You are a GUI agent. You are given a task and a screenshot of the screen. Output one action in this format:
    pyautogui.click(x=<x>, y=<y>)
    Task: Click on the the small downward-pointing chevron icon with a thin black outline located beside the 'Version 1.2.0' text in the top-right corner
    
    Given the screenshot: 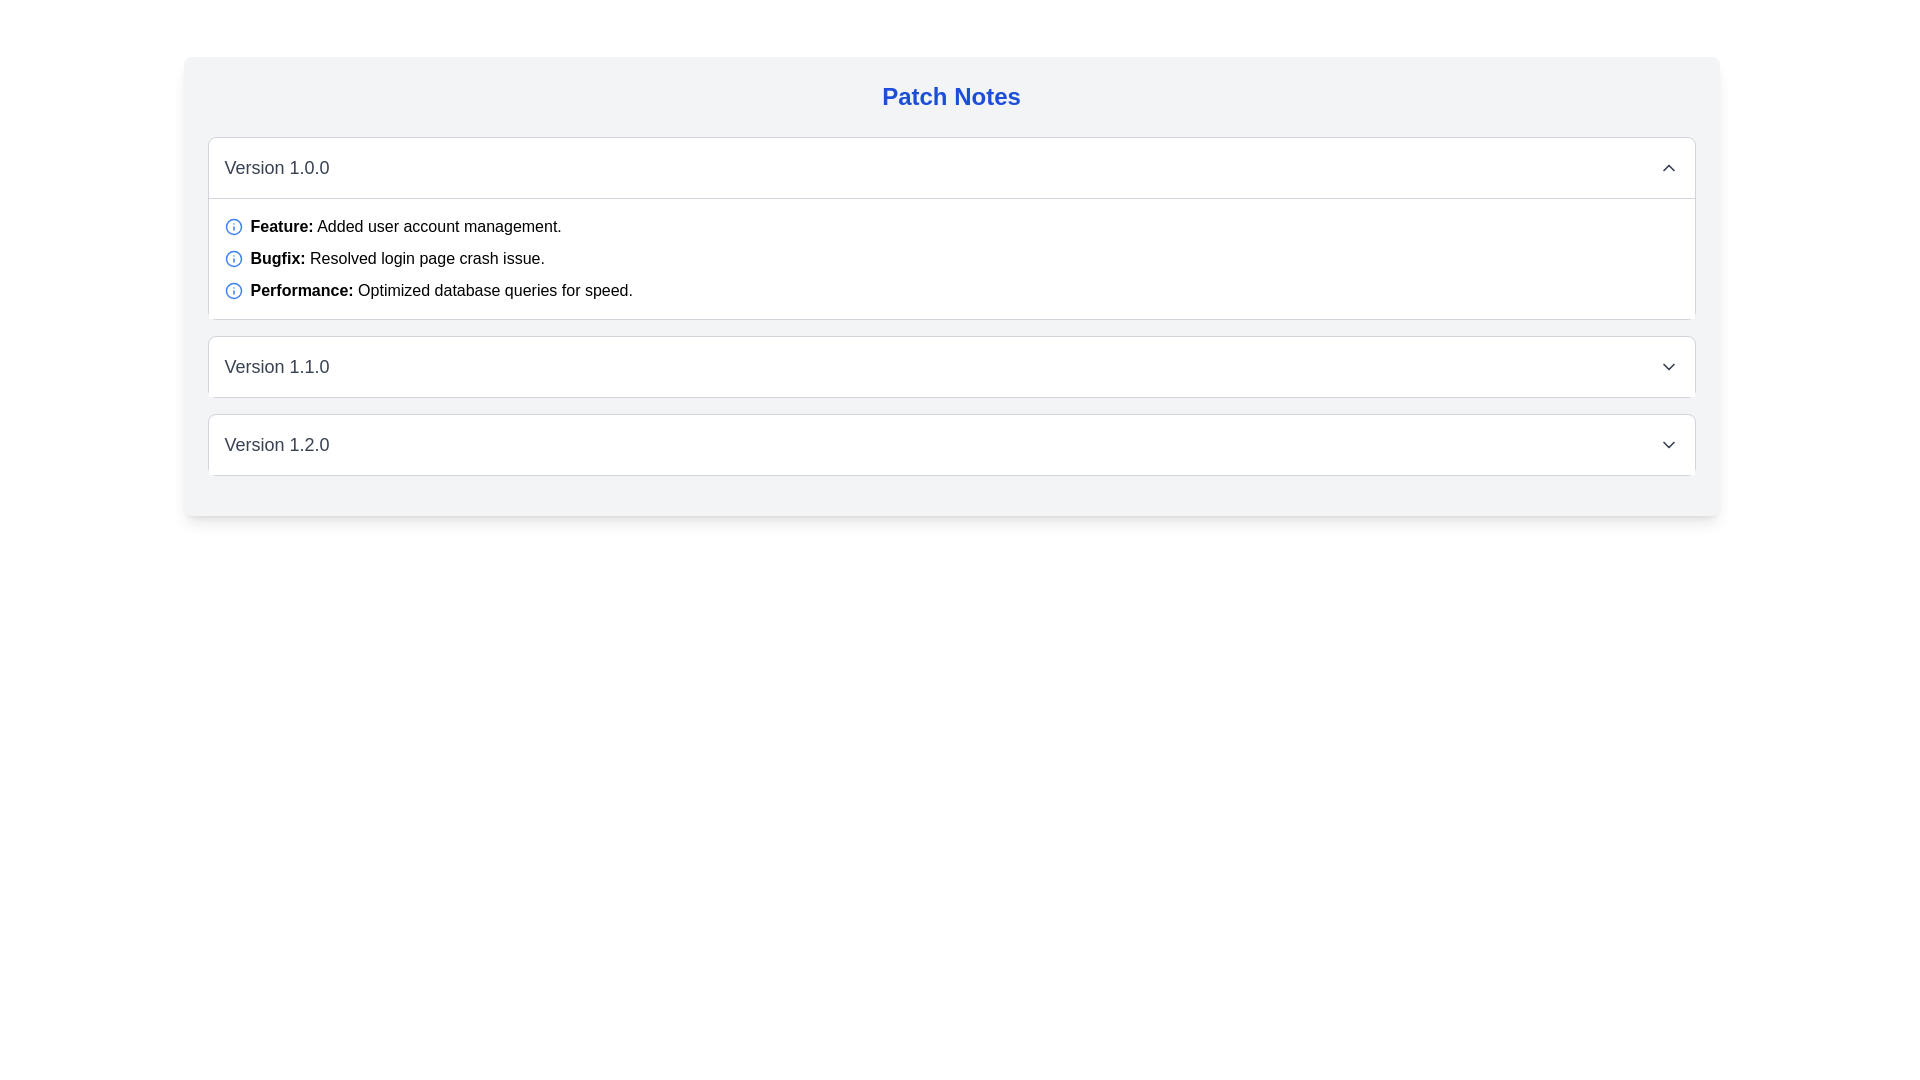 What is the action you would take?
    pyautogui.click(x=1668, y=443)
    